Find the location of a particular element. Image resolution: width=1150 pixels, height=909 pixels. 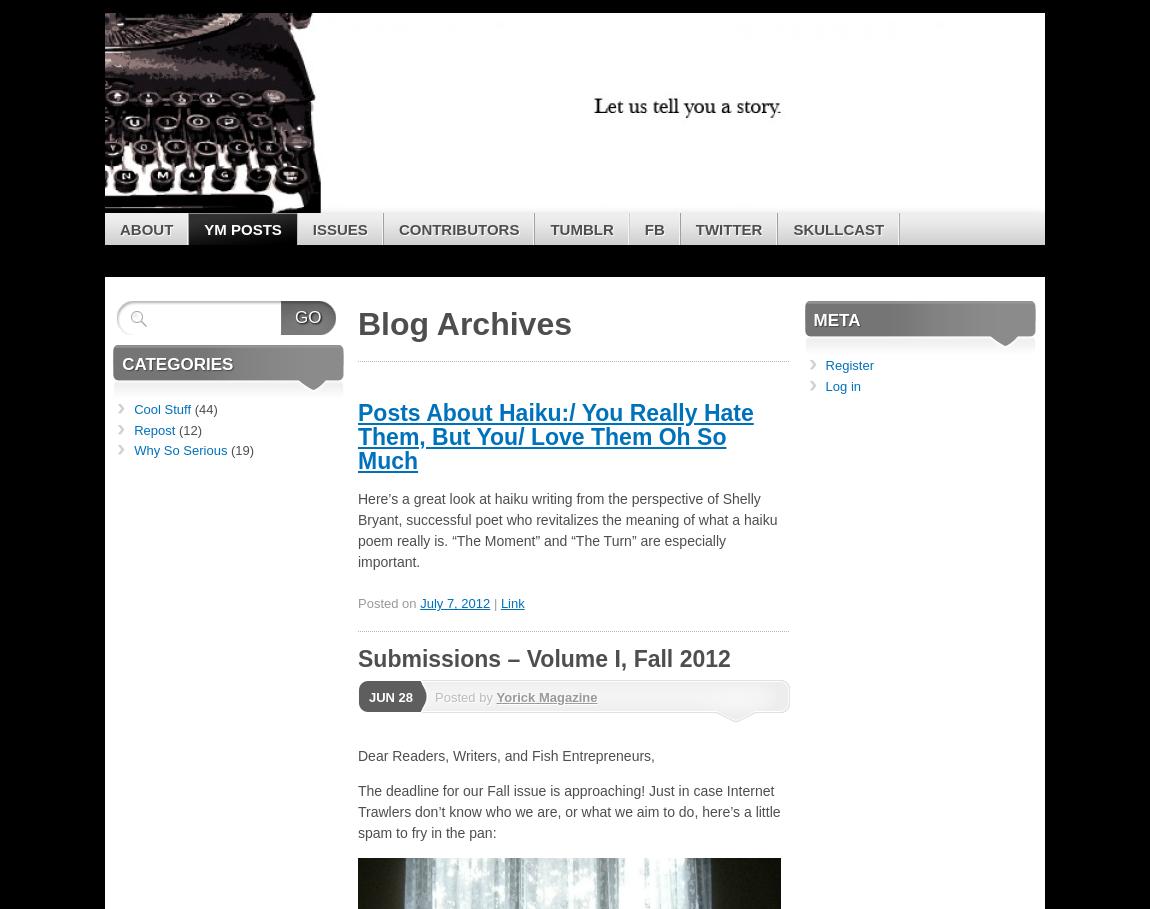

'(19)' is located at coordinates (239, 449).